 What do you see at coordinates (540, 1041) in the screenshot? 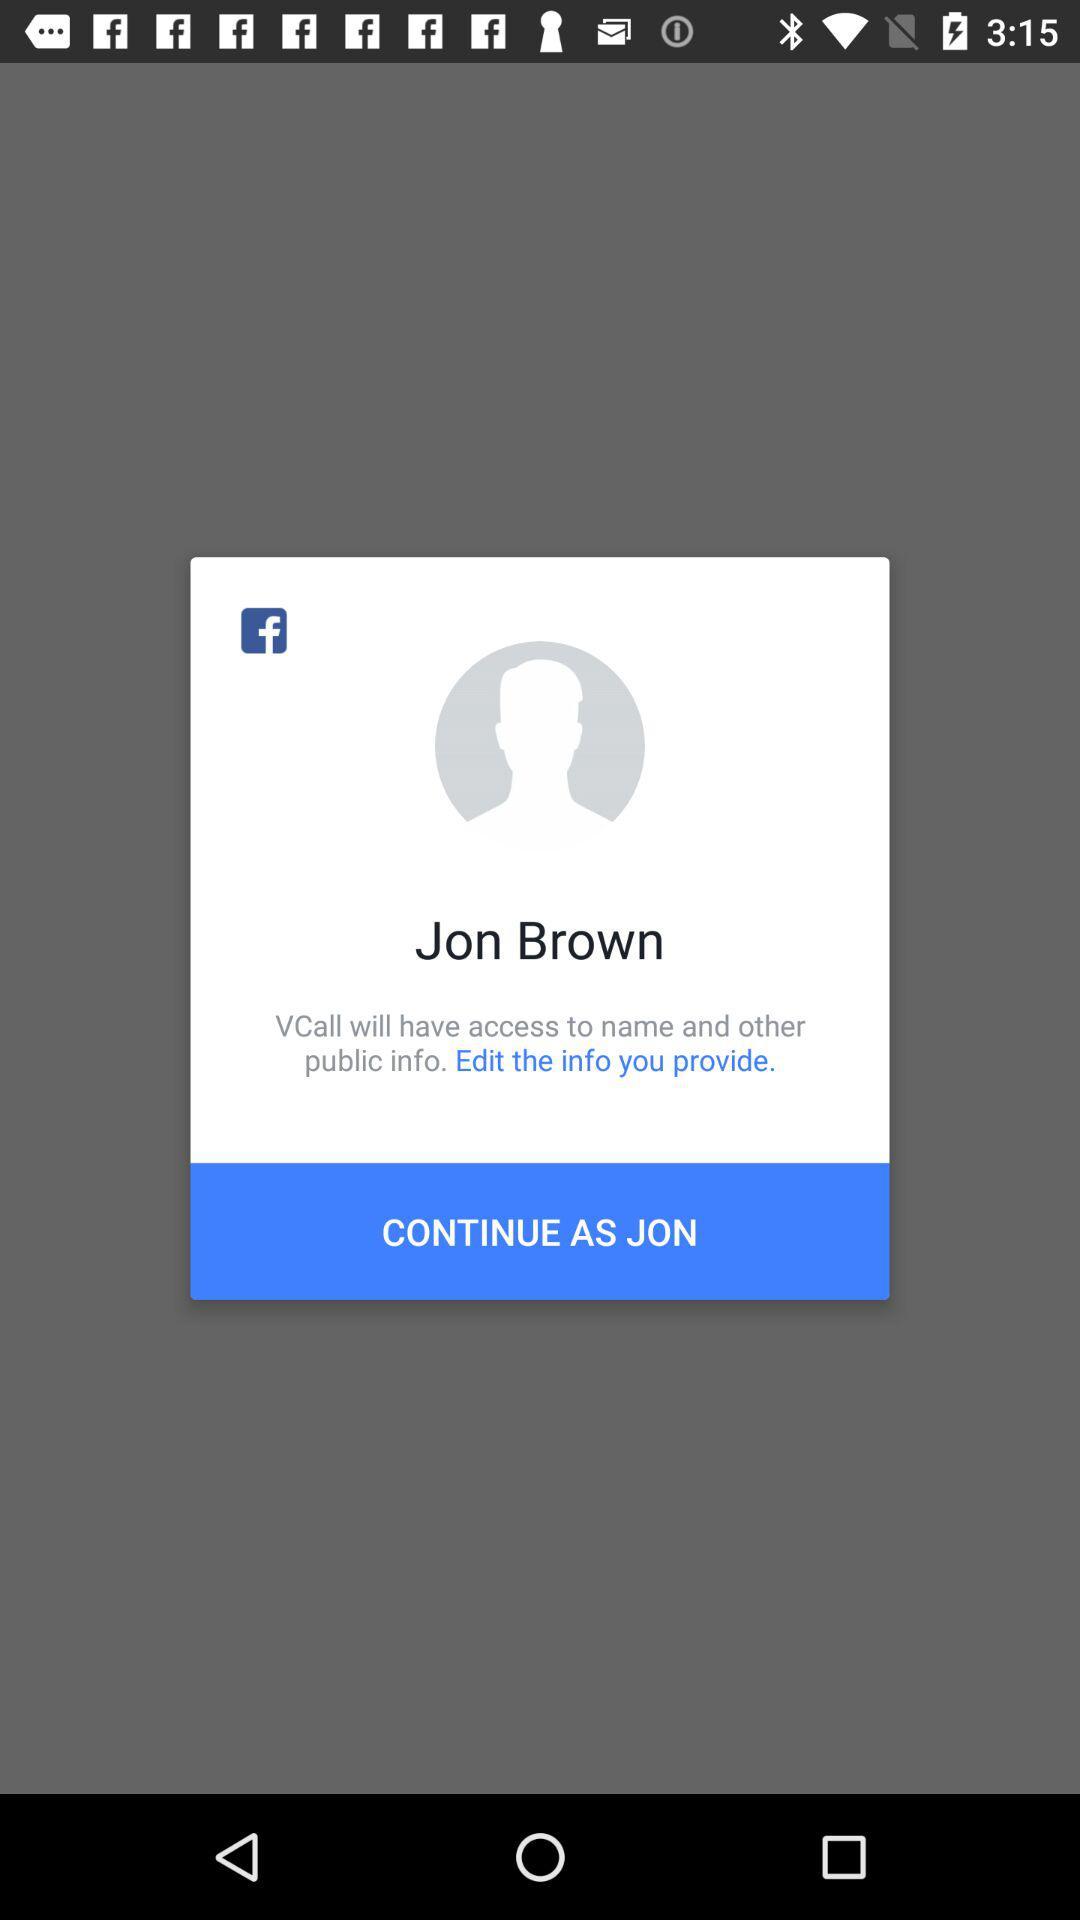
I see `icon above the continue as jon item` at bounding box center [540, 1041].